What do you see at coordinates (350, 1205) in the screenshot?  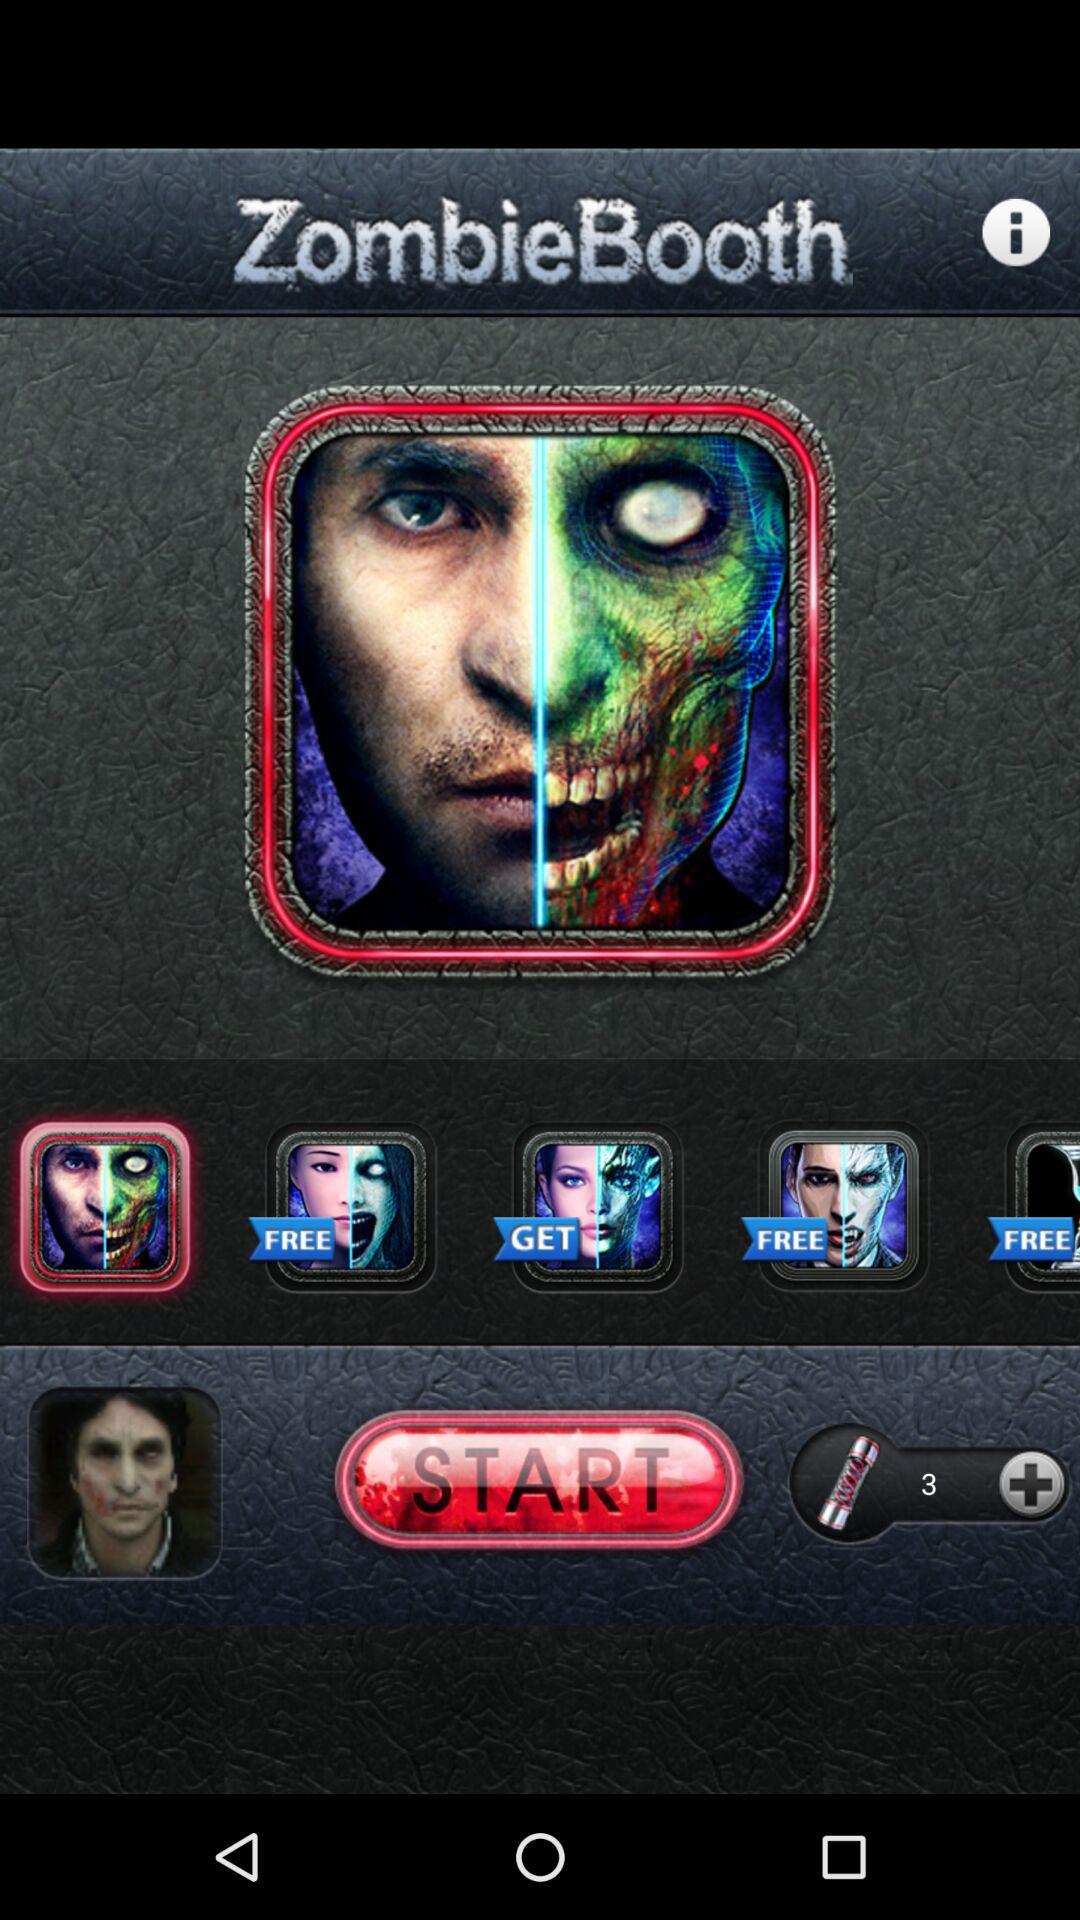 I see `convert our face into a customized zombie 's face as free` at bounding box center [350, 1205].